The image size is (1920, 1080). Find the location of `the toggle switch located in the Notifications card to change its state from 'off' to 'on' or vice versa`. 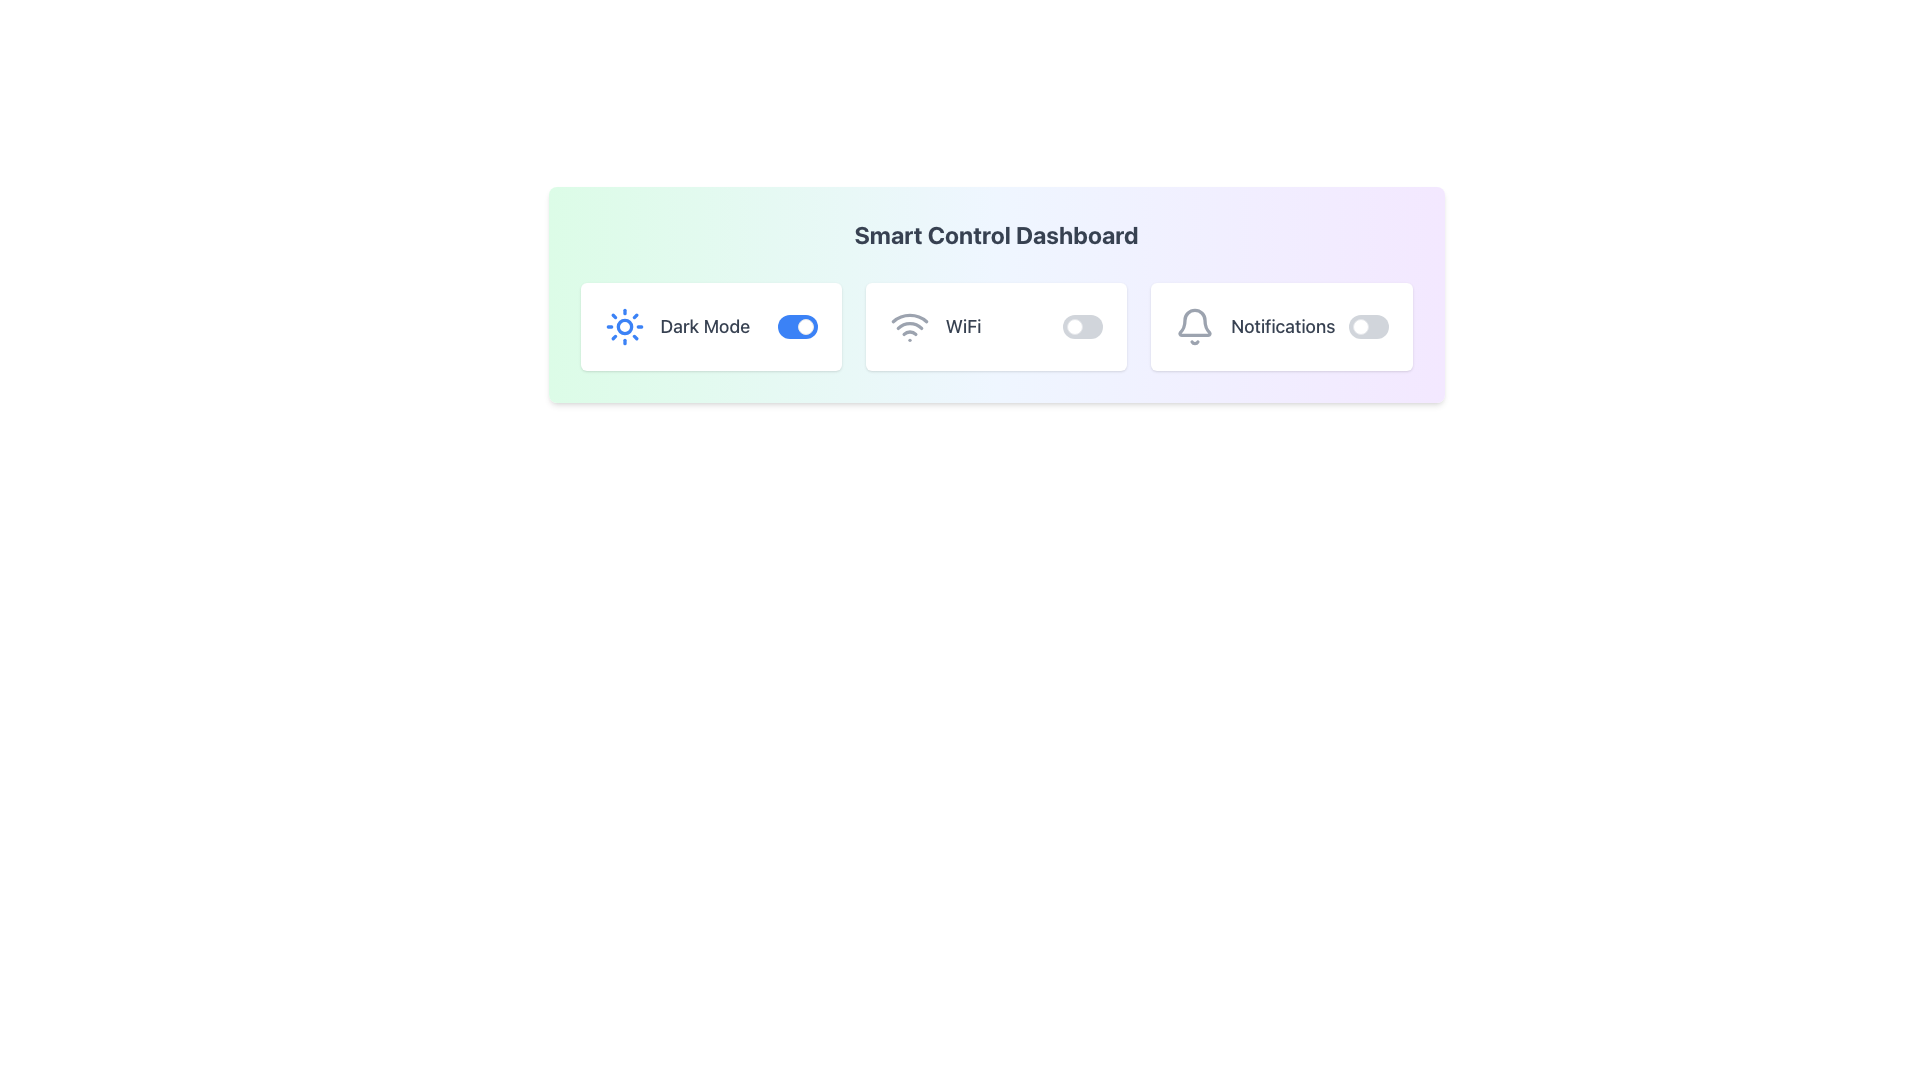

the toggle switch located in the Notifications card to change its state from 'off' to 'on' or vice versa is located at coordinates (1367, 326).